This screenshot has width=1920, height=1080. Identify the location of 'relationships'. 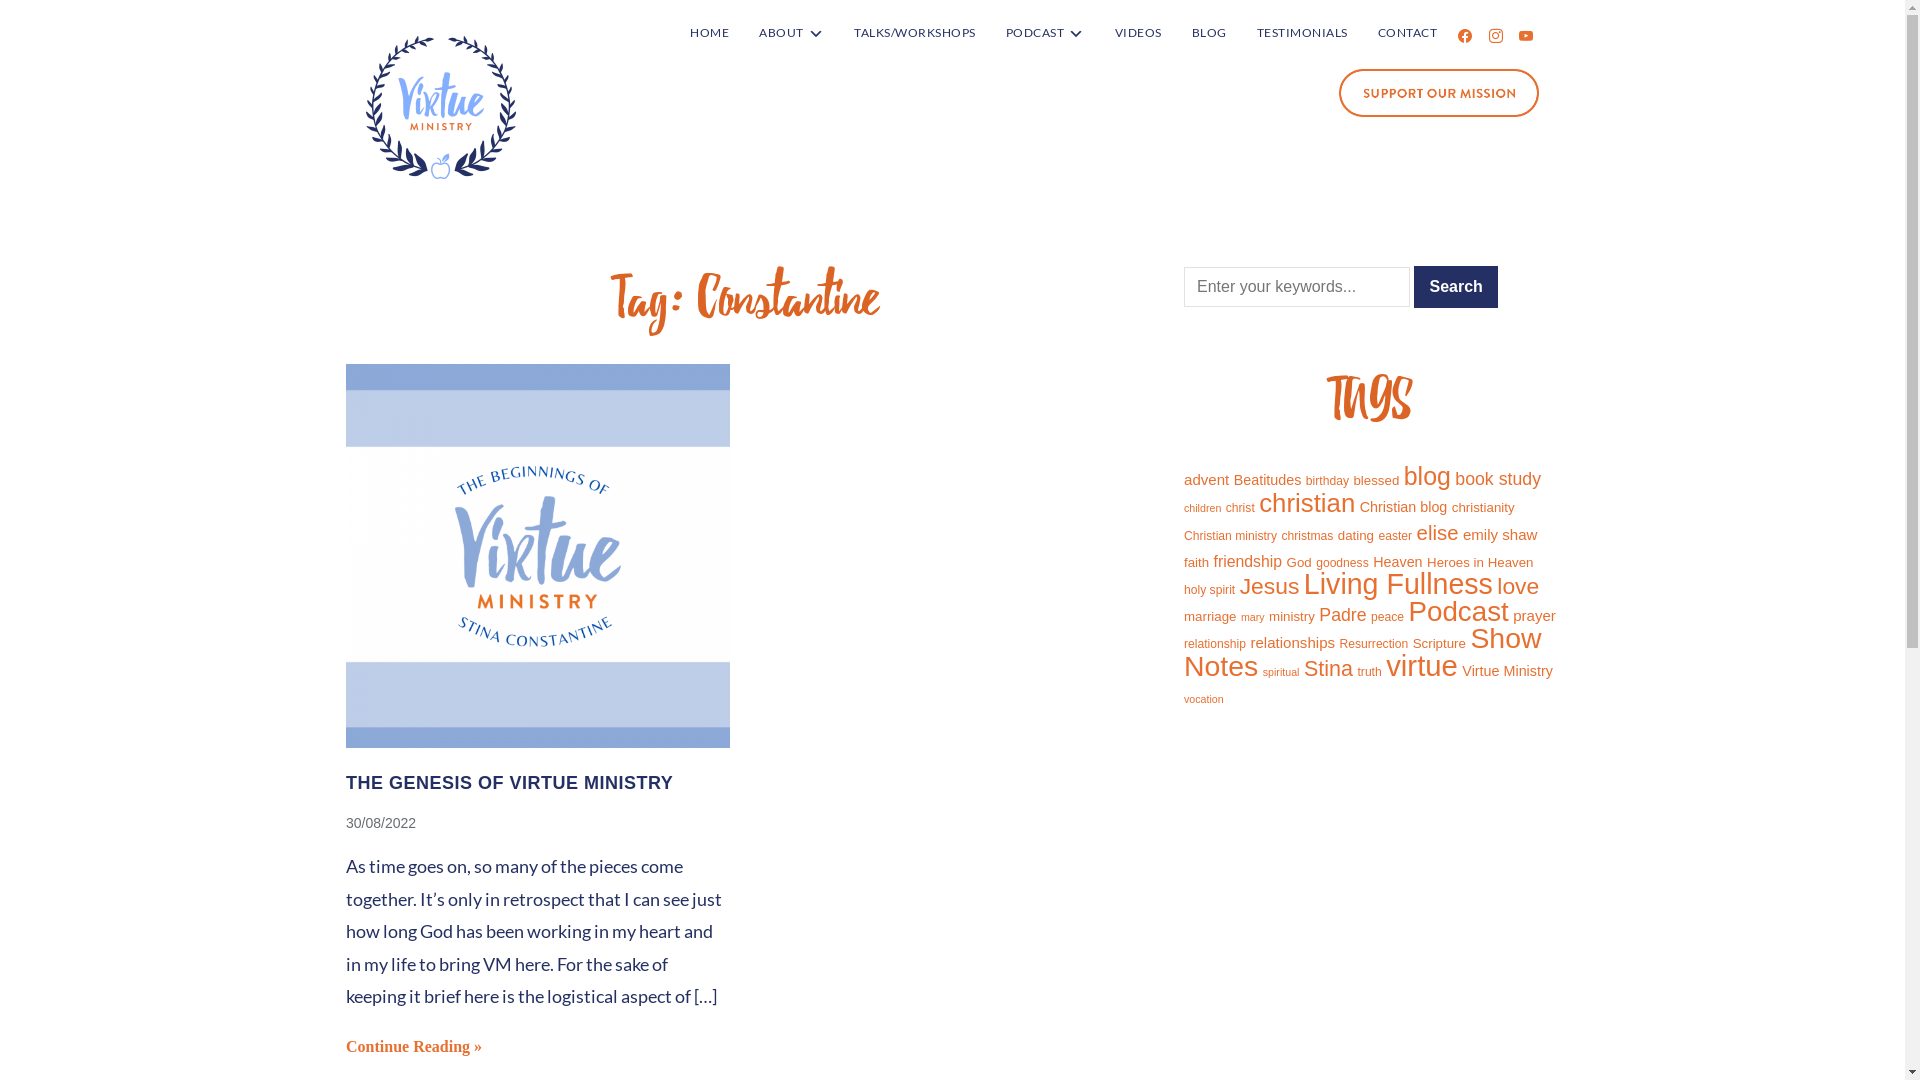
(1292, 642).